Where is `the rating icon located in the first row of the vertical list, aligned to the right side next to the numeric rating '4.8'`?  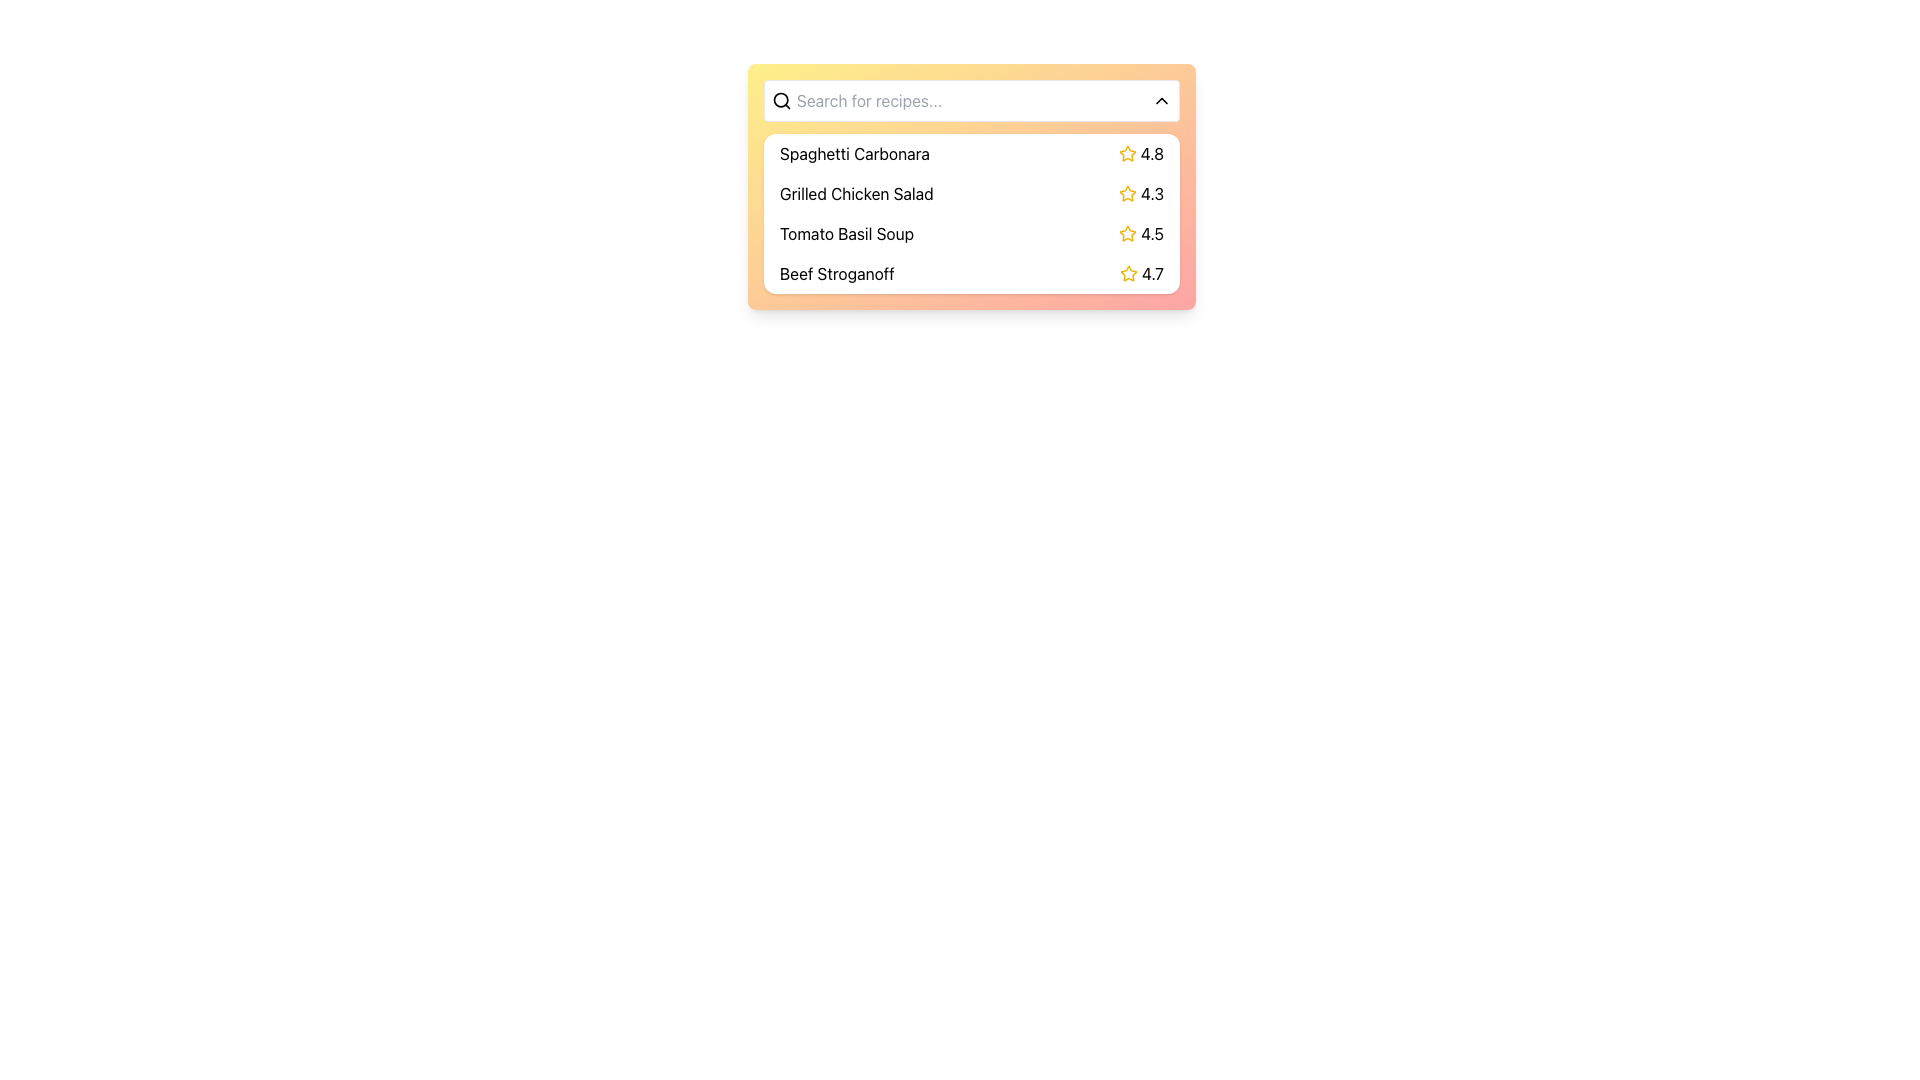 the rating icon located in the first row of the vertical list, aligned to the right side next to the numeric rating '4.8' is located at coordinates (1127, 152).